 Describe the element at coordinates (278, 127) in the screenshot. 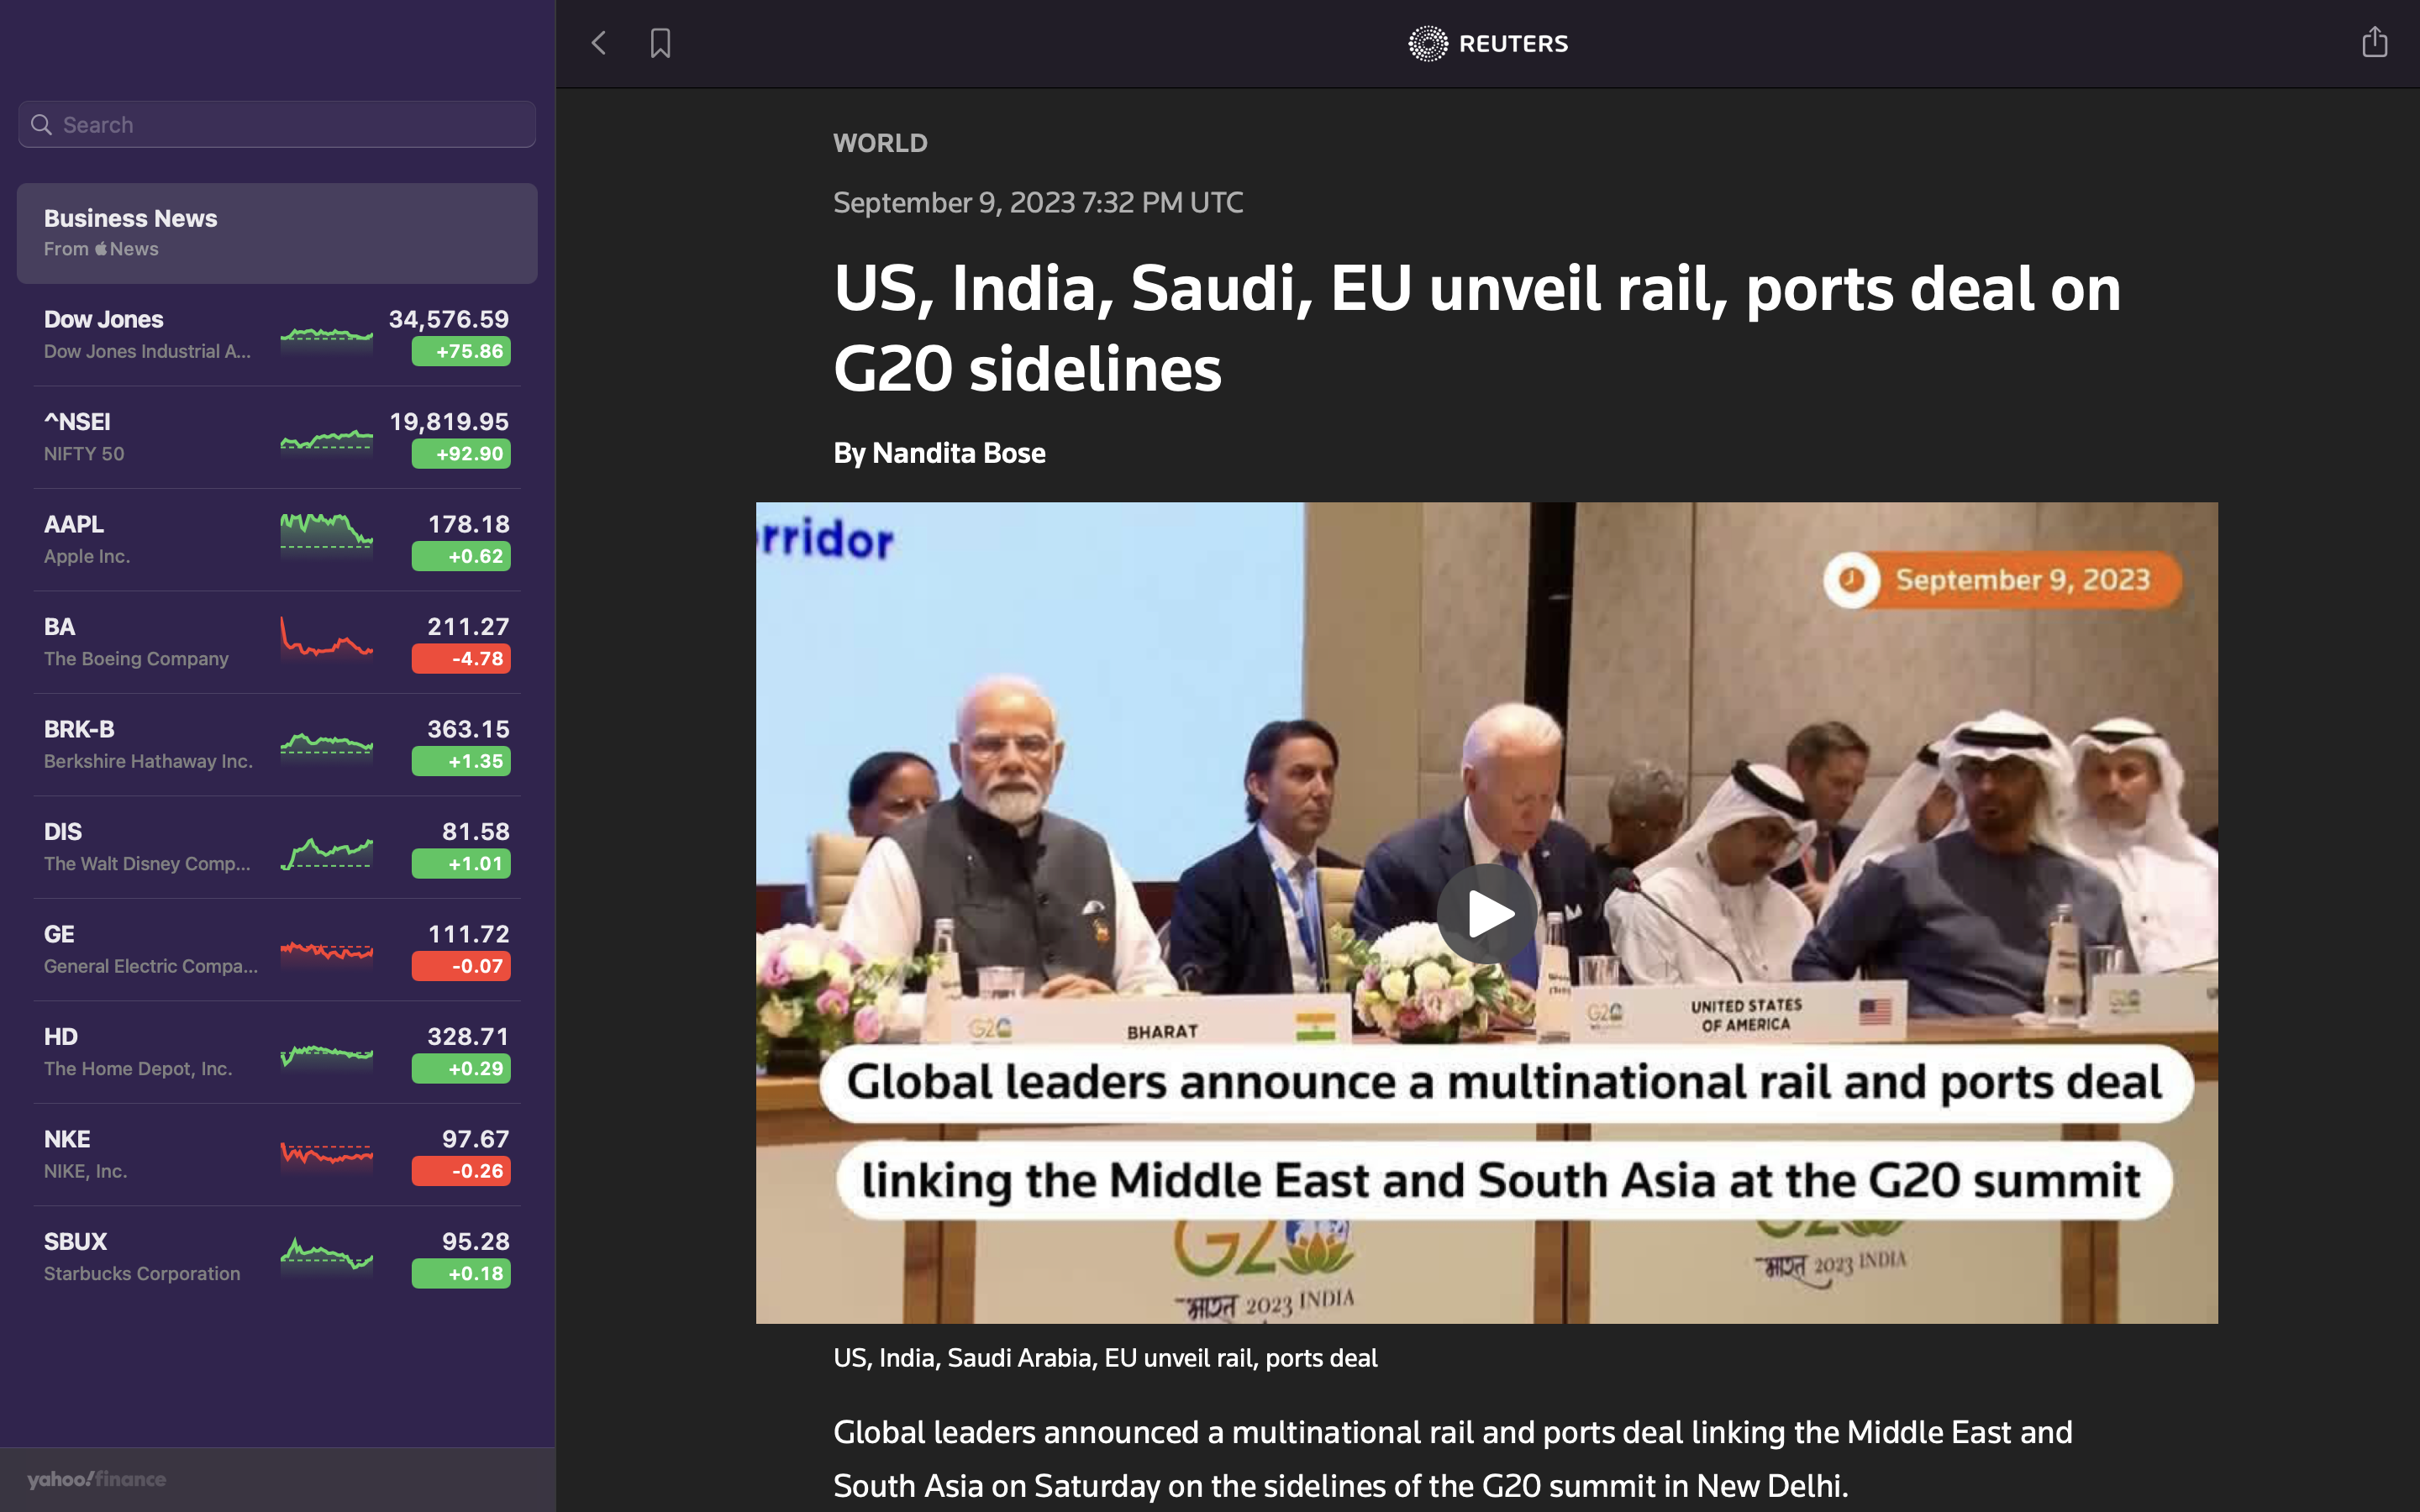

I see `recent news about Dow Jones` at that location.